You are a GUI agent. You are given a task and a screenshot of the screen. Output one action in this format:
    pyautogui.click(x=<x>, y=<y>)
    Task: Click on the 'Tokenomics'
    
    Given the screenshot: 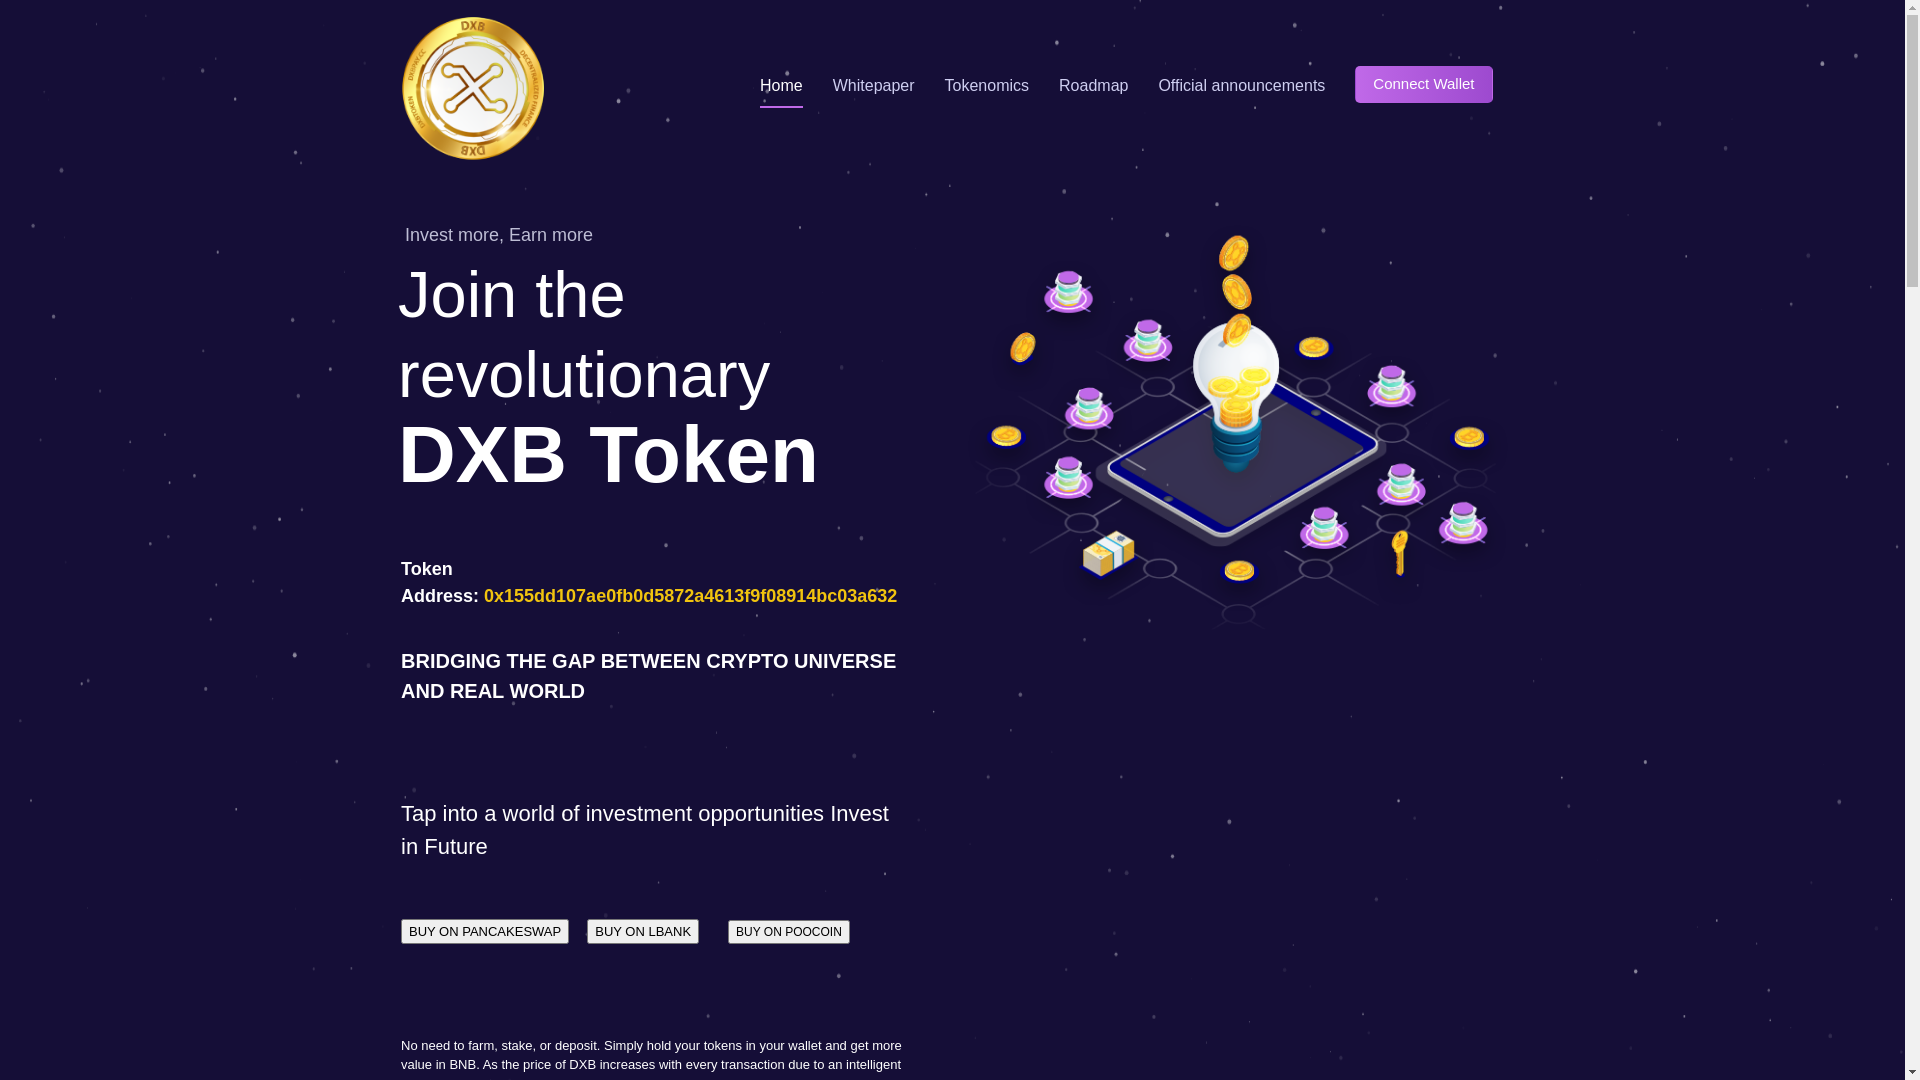 What is the action you would take?
    pyautogui.click(x=987, y=86)
    